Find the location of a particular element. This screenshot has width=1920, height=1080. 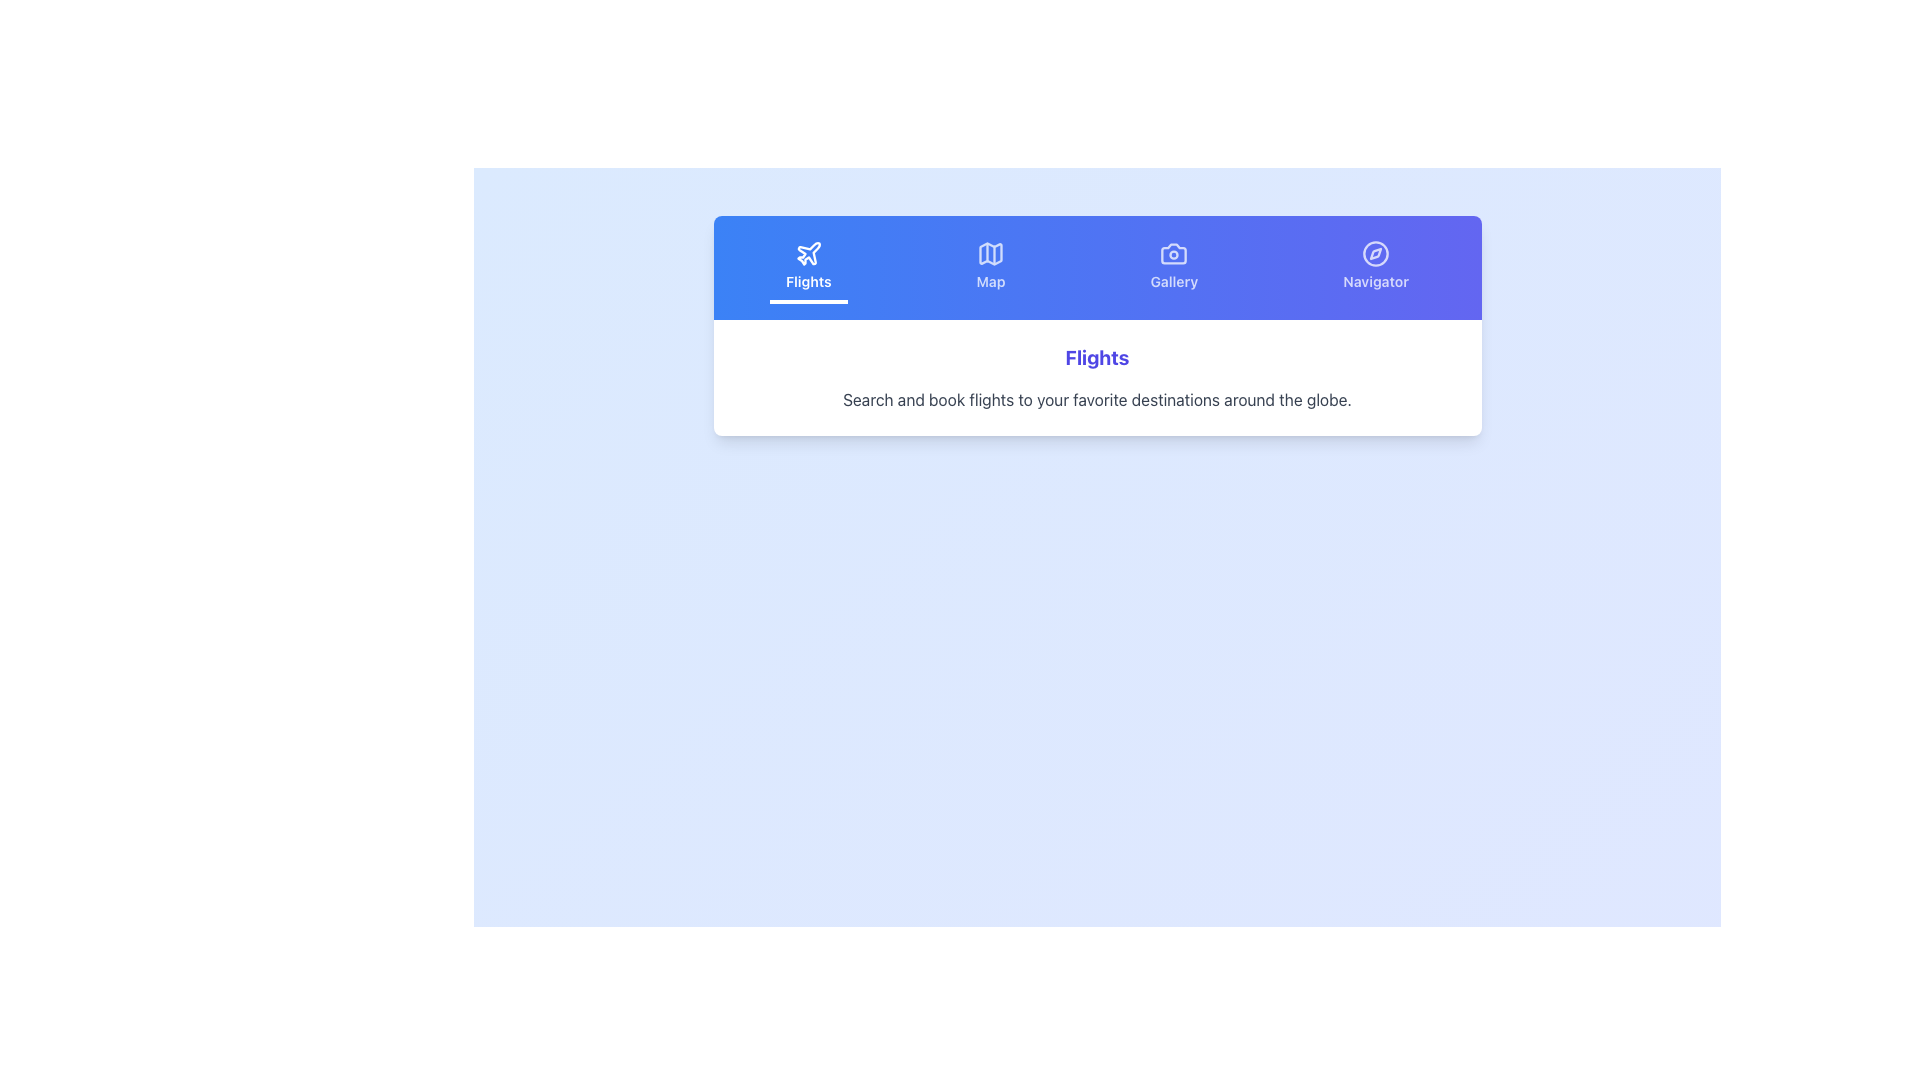

the 'Flights' icon in the navigation bar at the top of the content area, which is the first icon in the row of navigational tabs is located at coordinates (808, 252).